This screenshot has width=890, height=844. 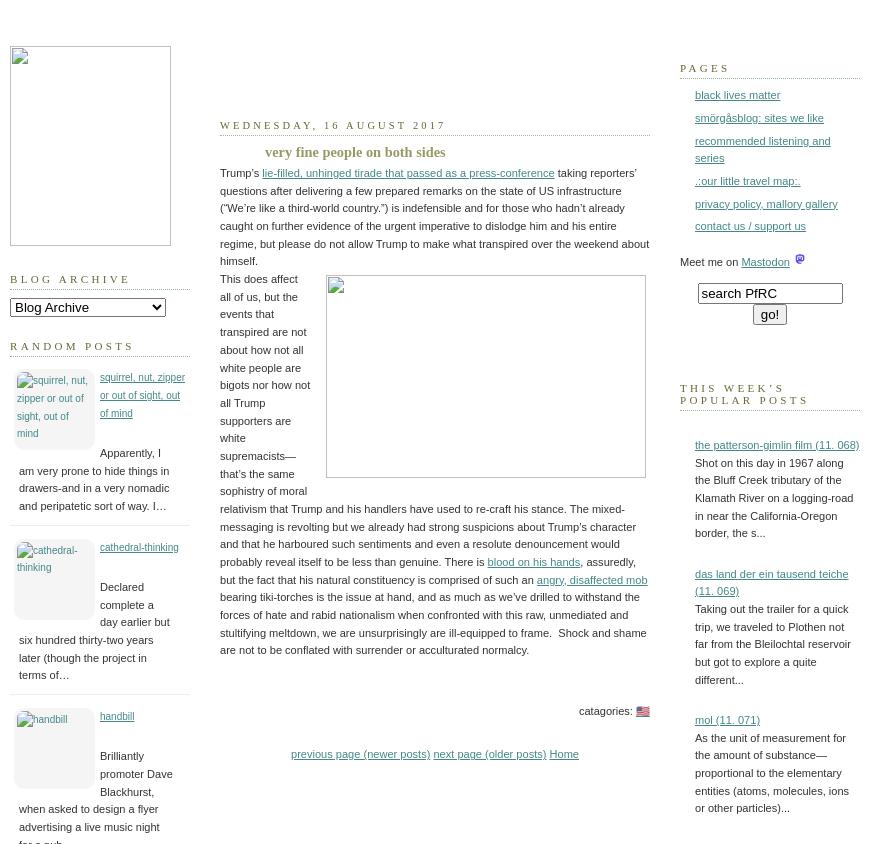 I want to click on 'das land der ein tausend teiche  (11. 069)', so click(x=694, y=582).